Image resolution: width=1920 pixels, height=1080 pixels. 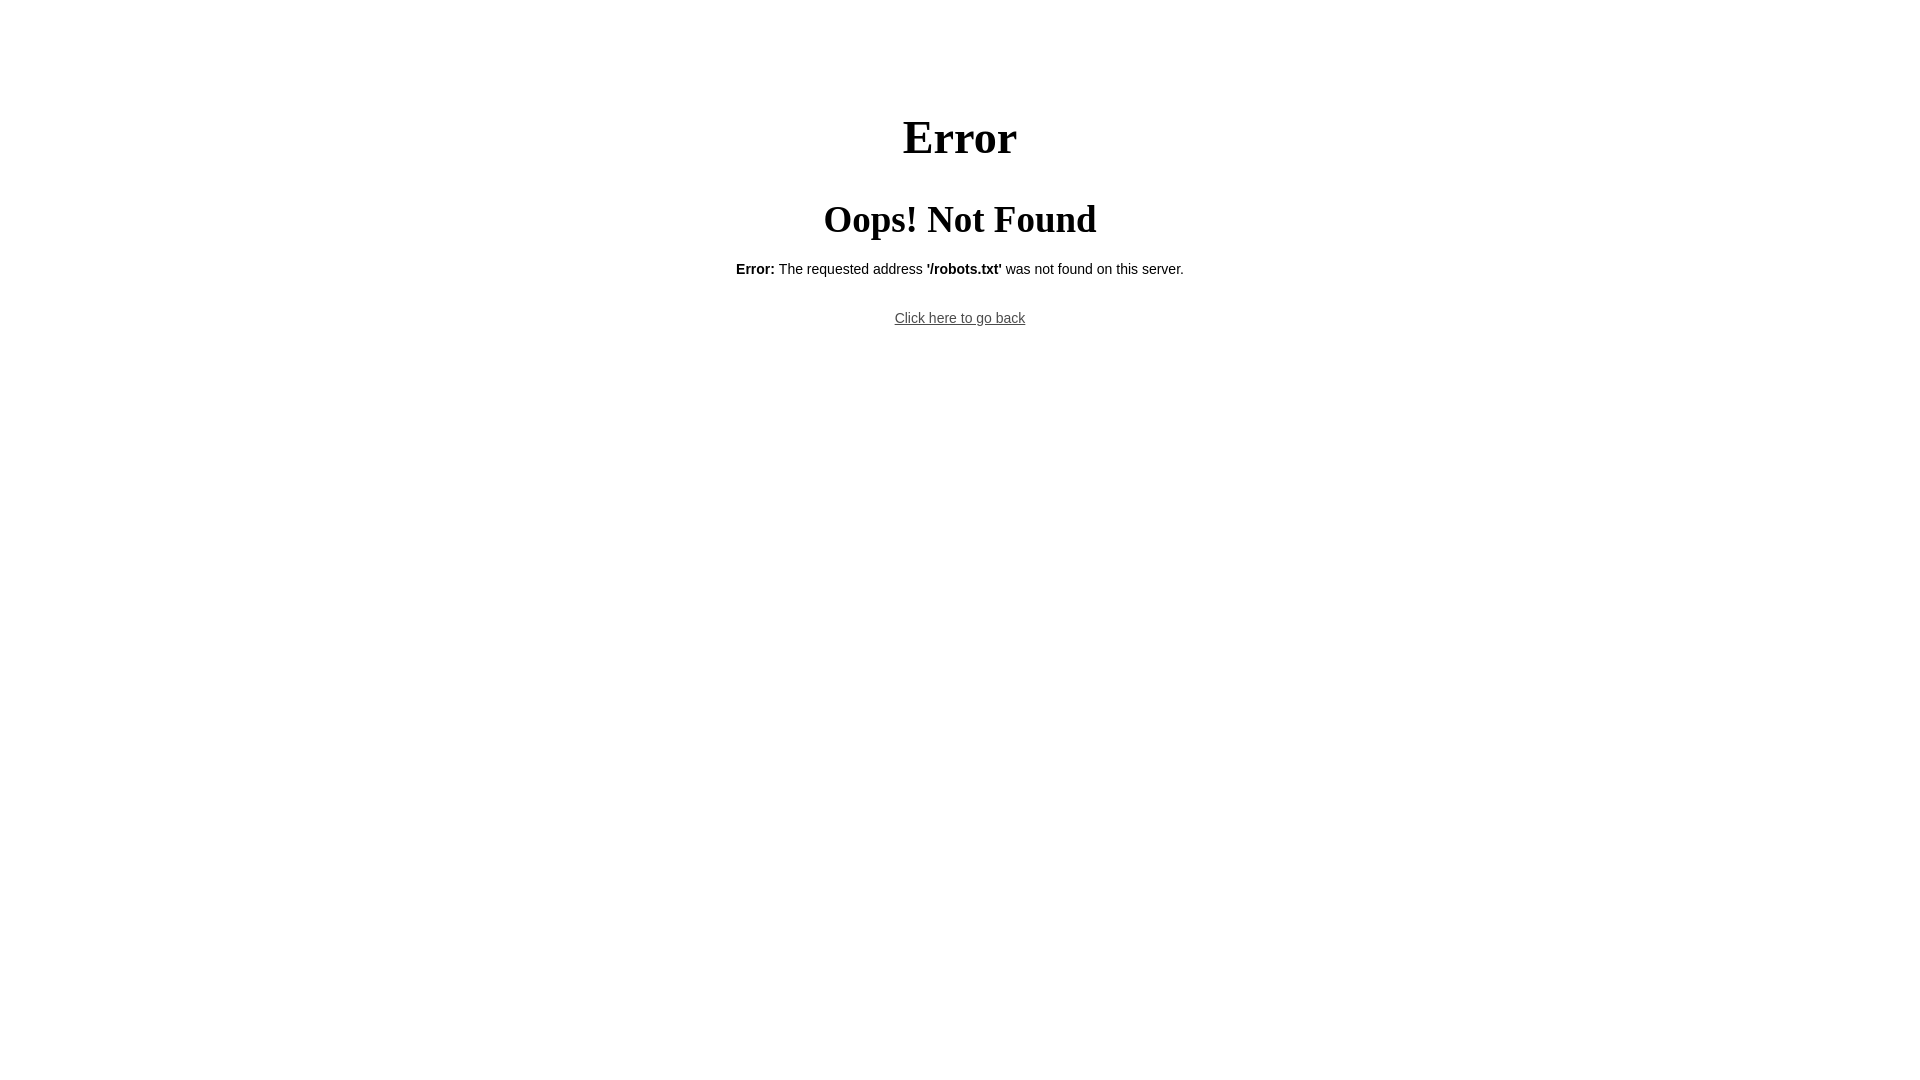 I want to click on 'Click here to go back', so click(x=960, y=316).